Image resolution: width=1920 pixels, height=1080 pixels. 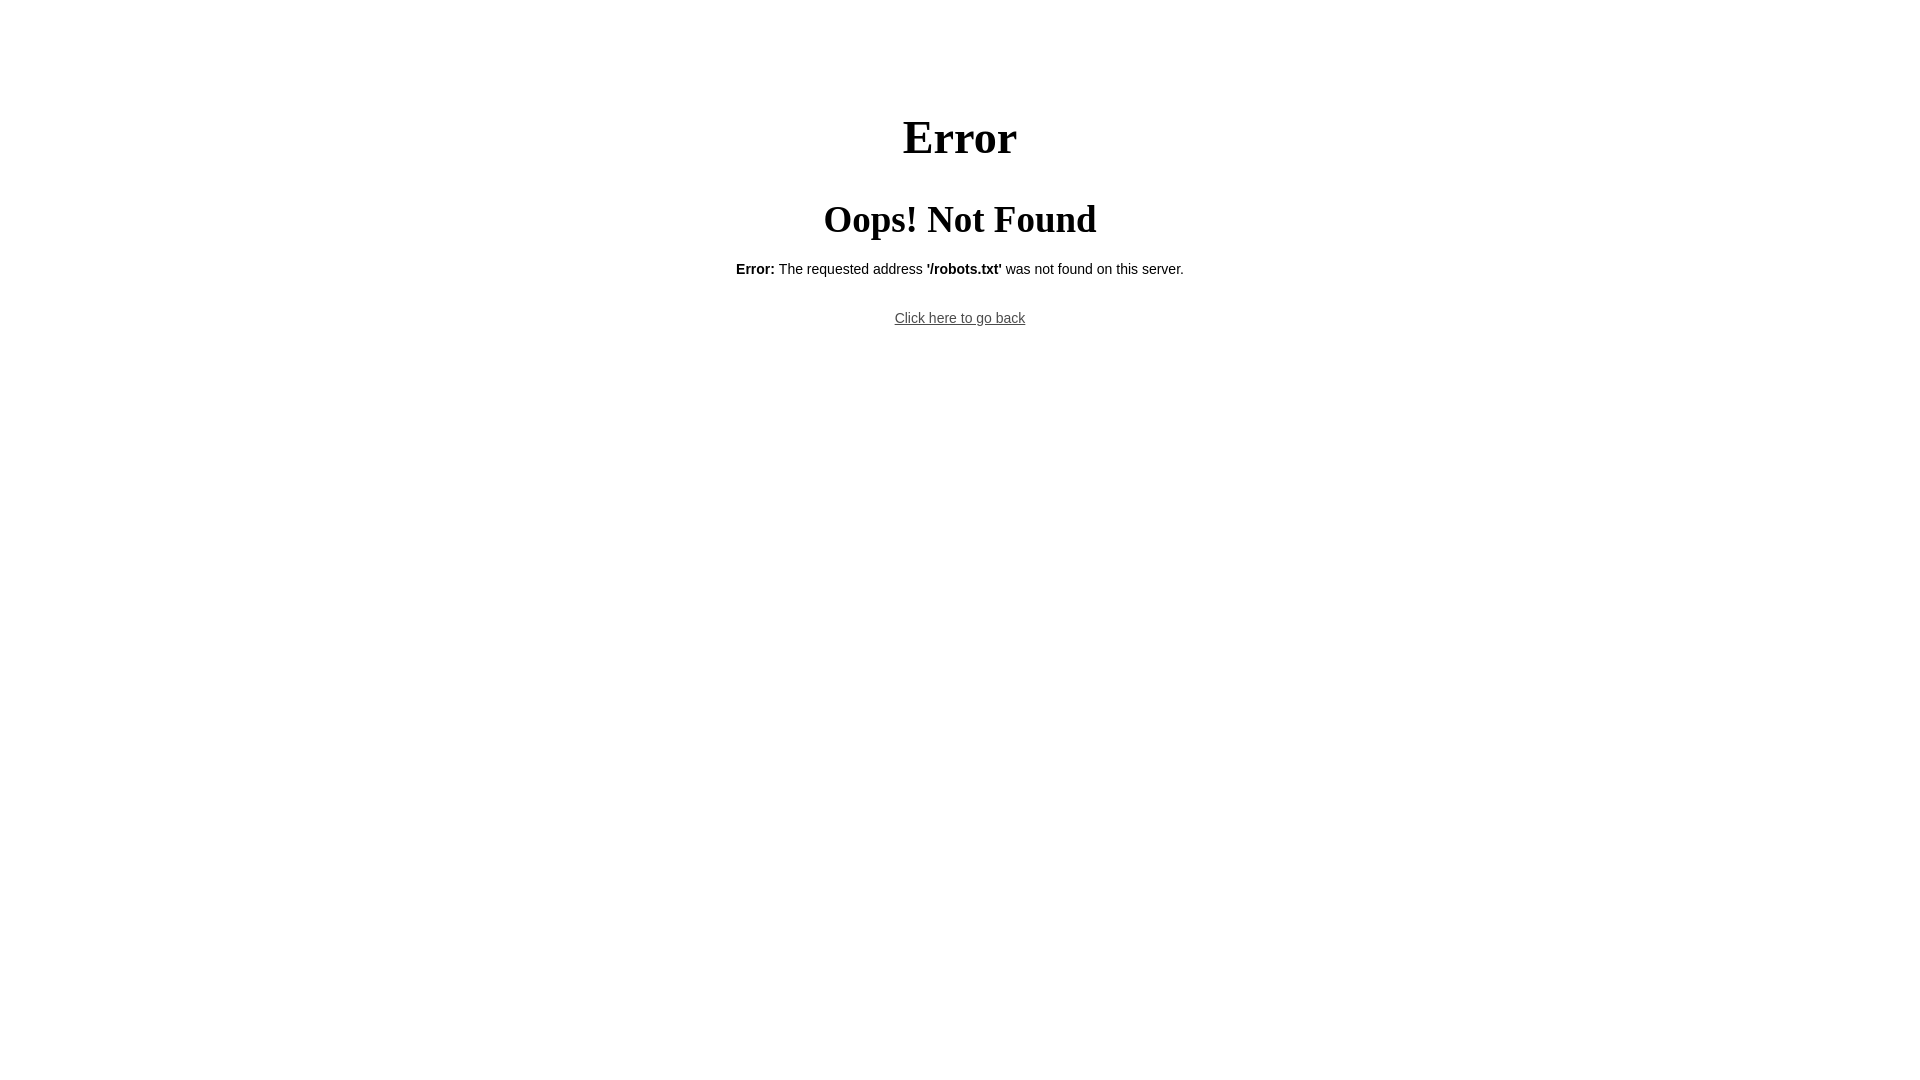 I want to click on 'Click here to go back', so click(x=960, y=316).